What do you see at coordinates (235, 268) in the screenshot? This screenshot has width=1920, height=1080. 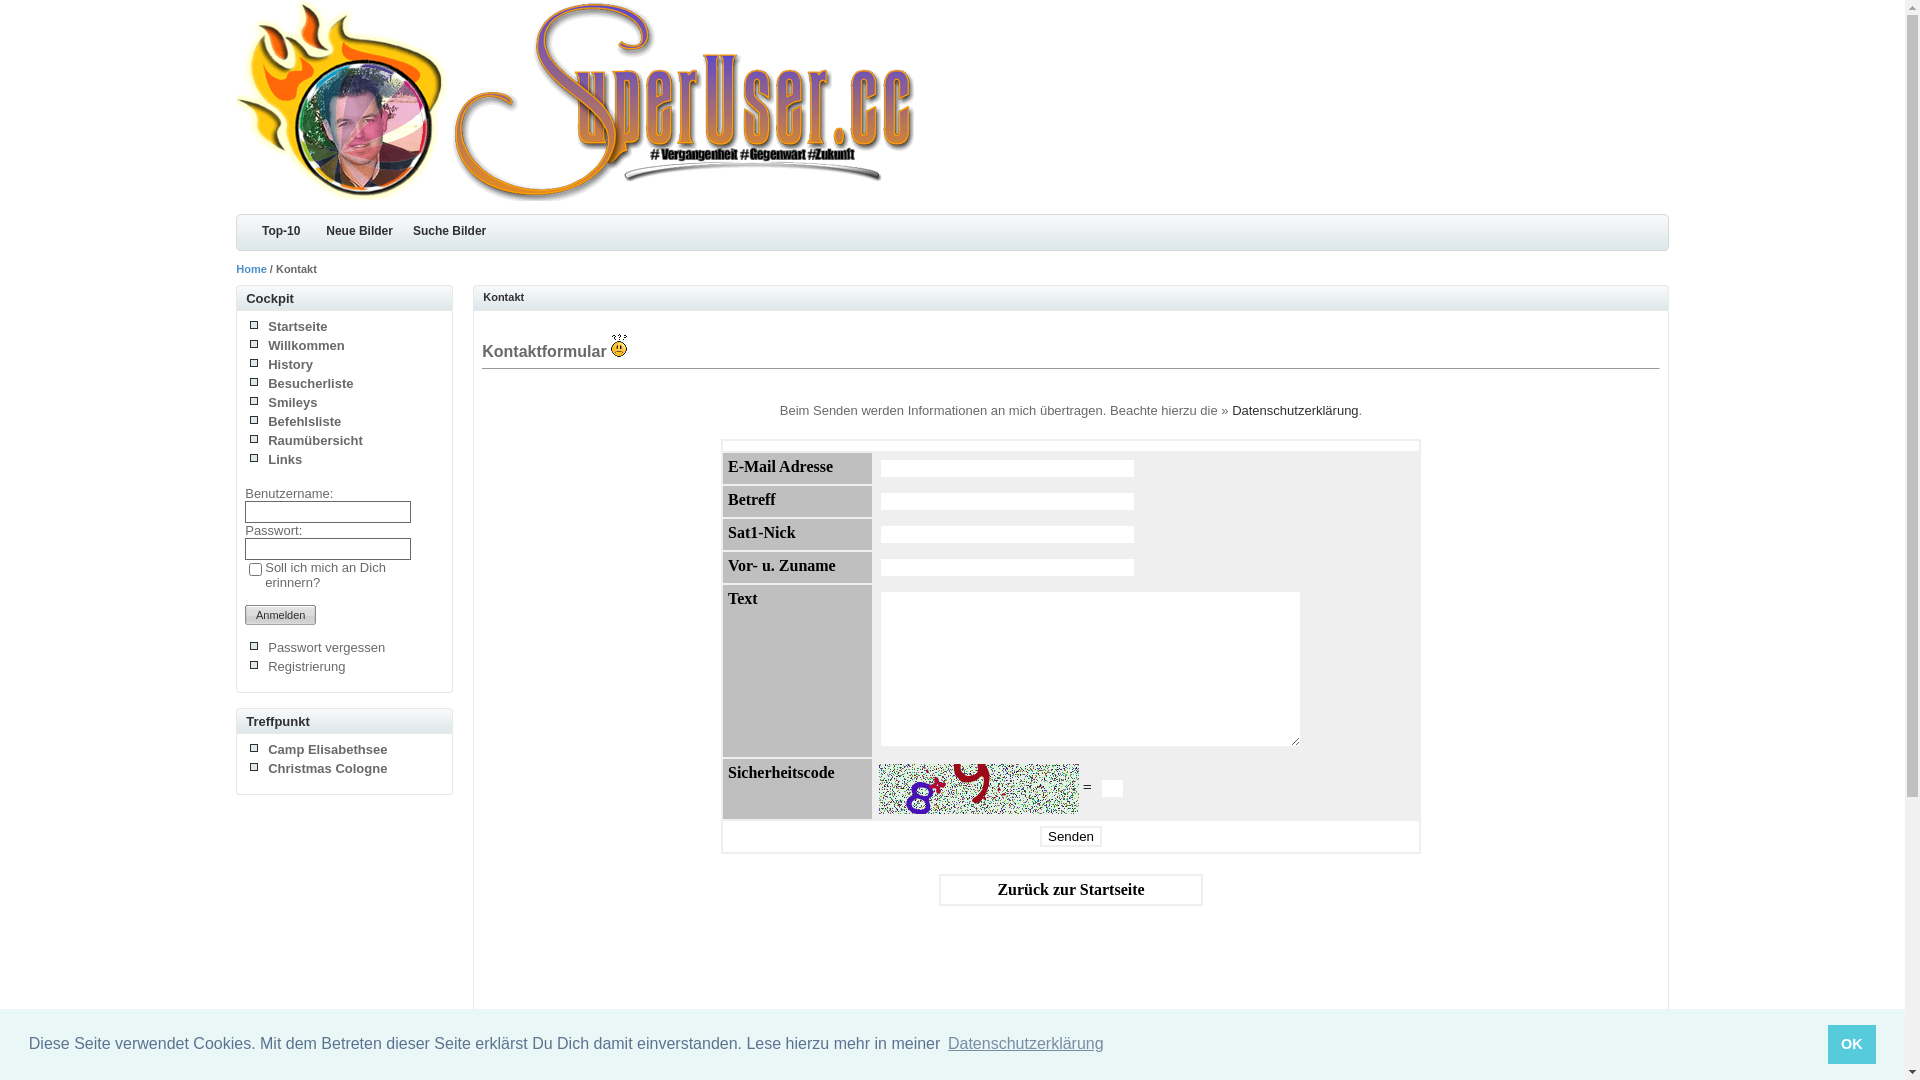 I see `'Home'` at bounding box center [235, 268].